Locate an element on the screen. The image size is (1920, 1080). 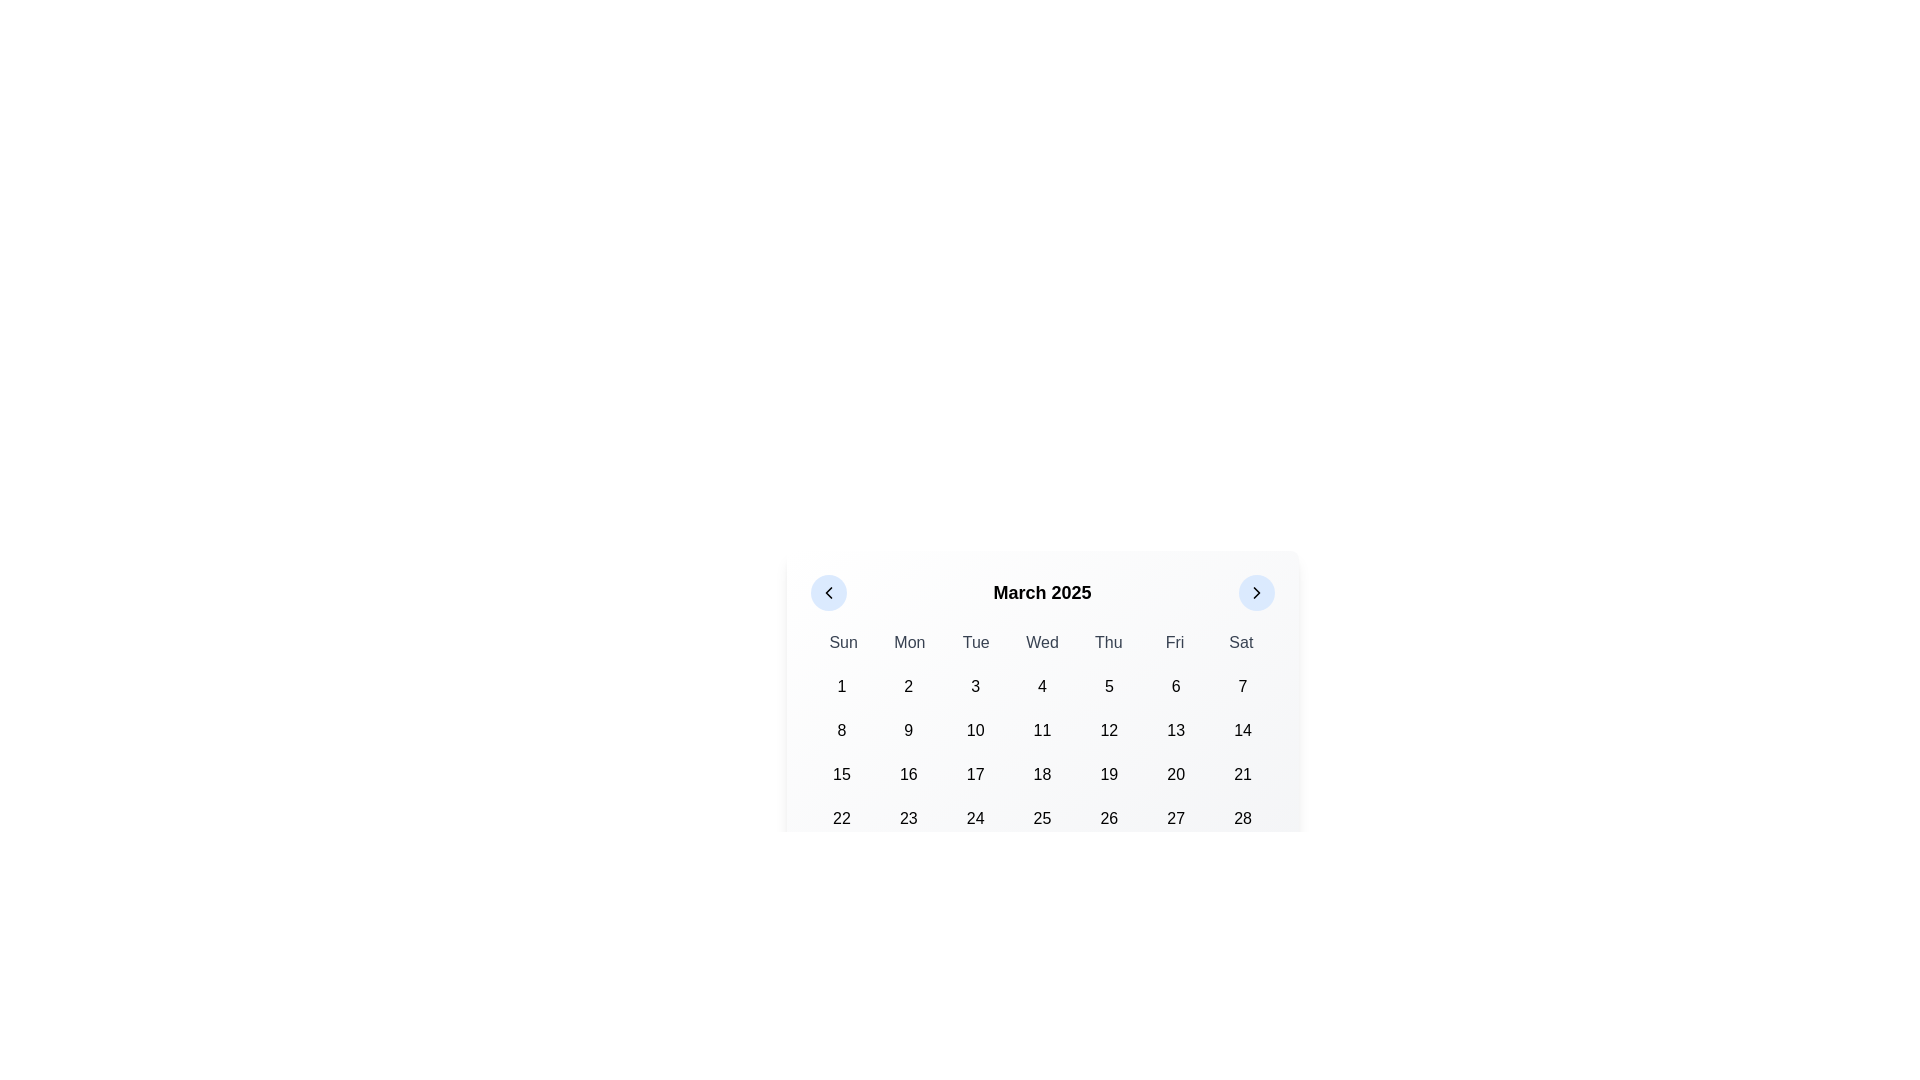
the button representing the date '8' in the March 2025 calendar is located at coordinates (841, 731).